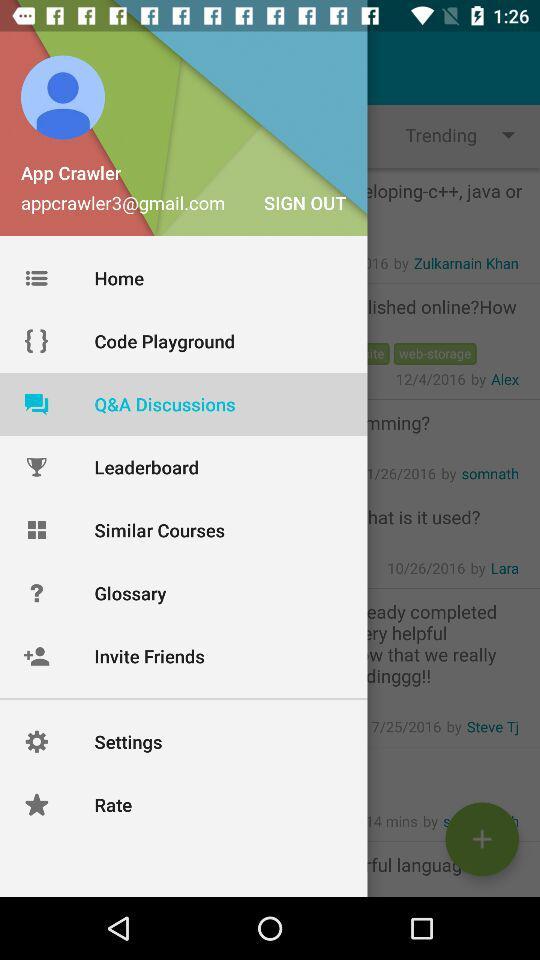 This screenshot has height=960, width=540. Describe the element at coordinates (481, 839) in the screenshot. I see `the add icon` at that location.